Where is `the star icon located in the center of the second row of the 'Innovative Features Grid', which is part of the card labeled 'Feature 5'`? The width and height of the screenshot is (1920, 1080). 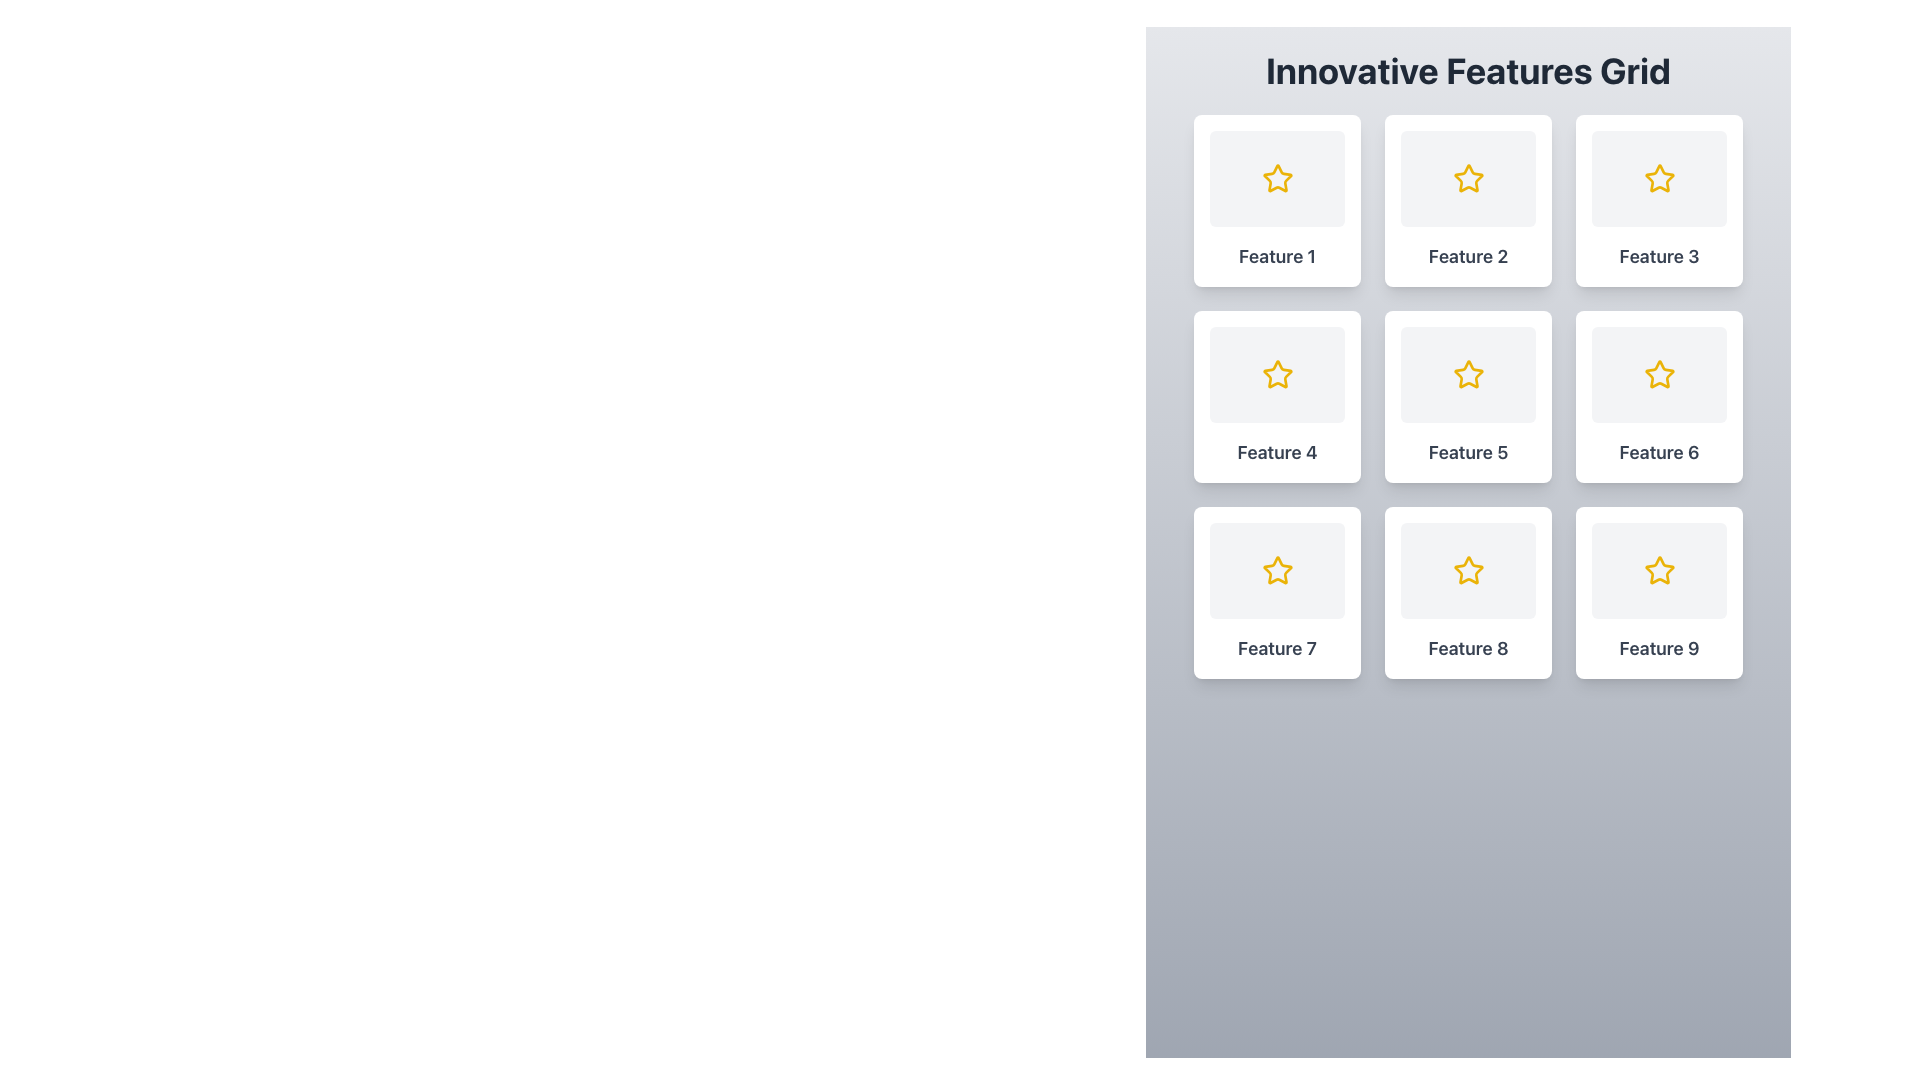 the star icon located in the center of the second row of the 'Innovative Features Grid', which is part of the card labeled 'Feature 5' is located at coordinates (1468, 374).